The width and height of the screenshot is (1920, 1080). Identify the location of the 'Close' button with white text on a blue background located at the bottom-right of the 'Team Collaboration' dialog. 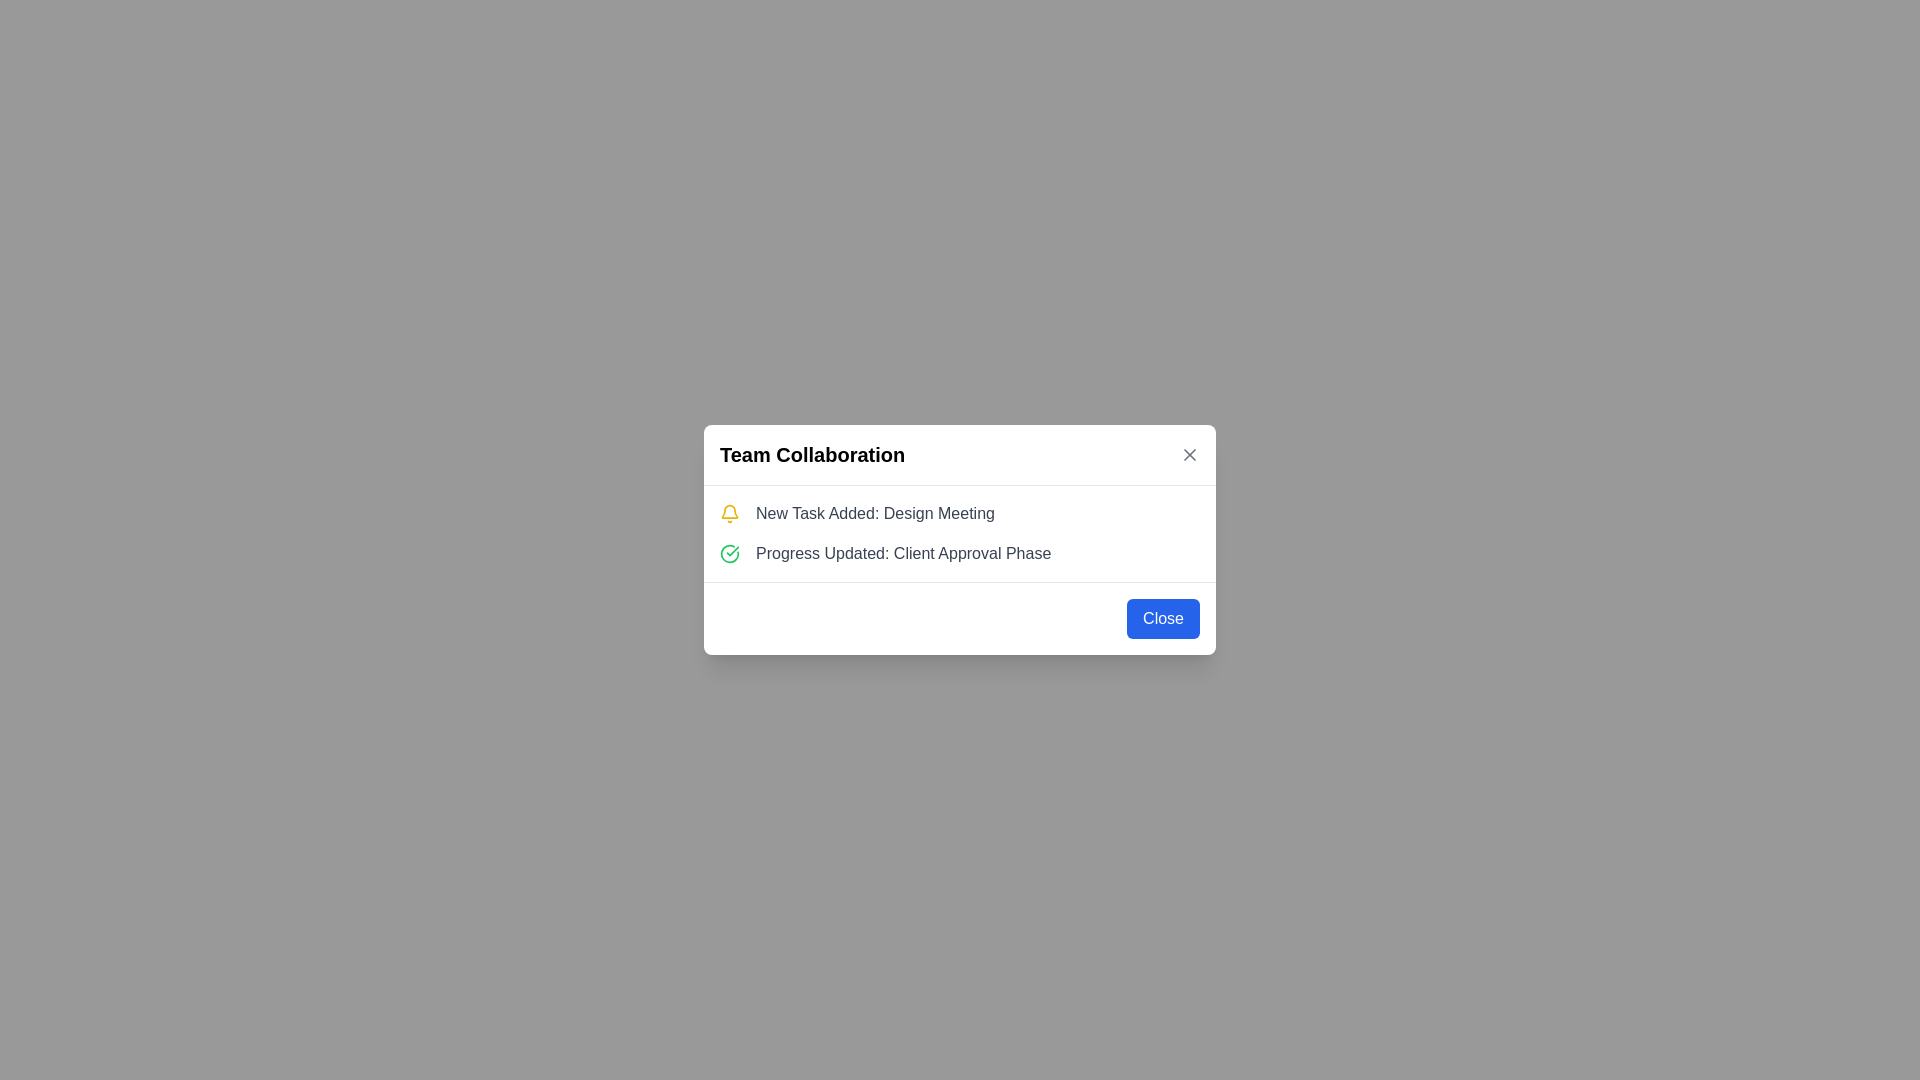
(1163, 617).